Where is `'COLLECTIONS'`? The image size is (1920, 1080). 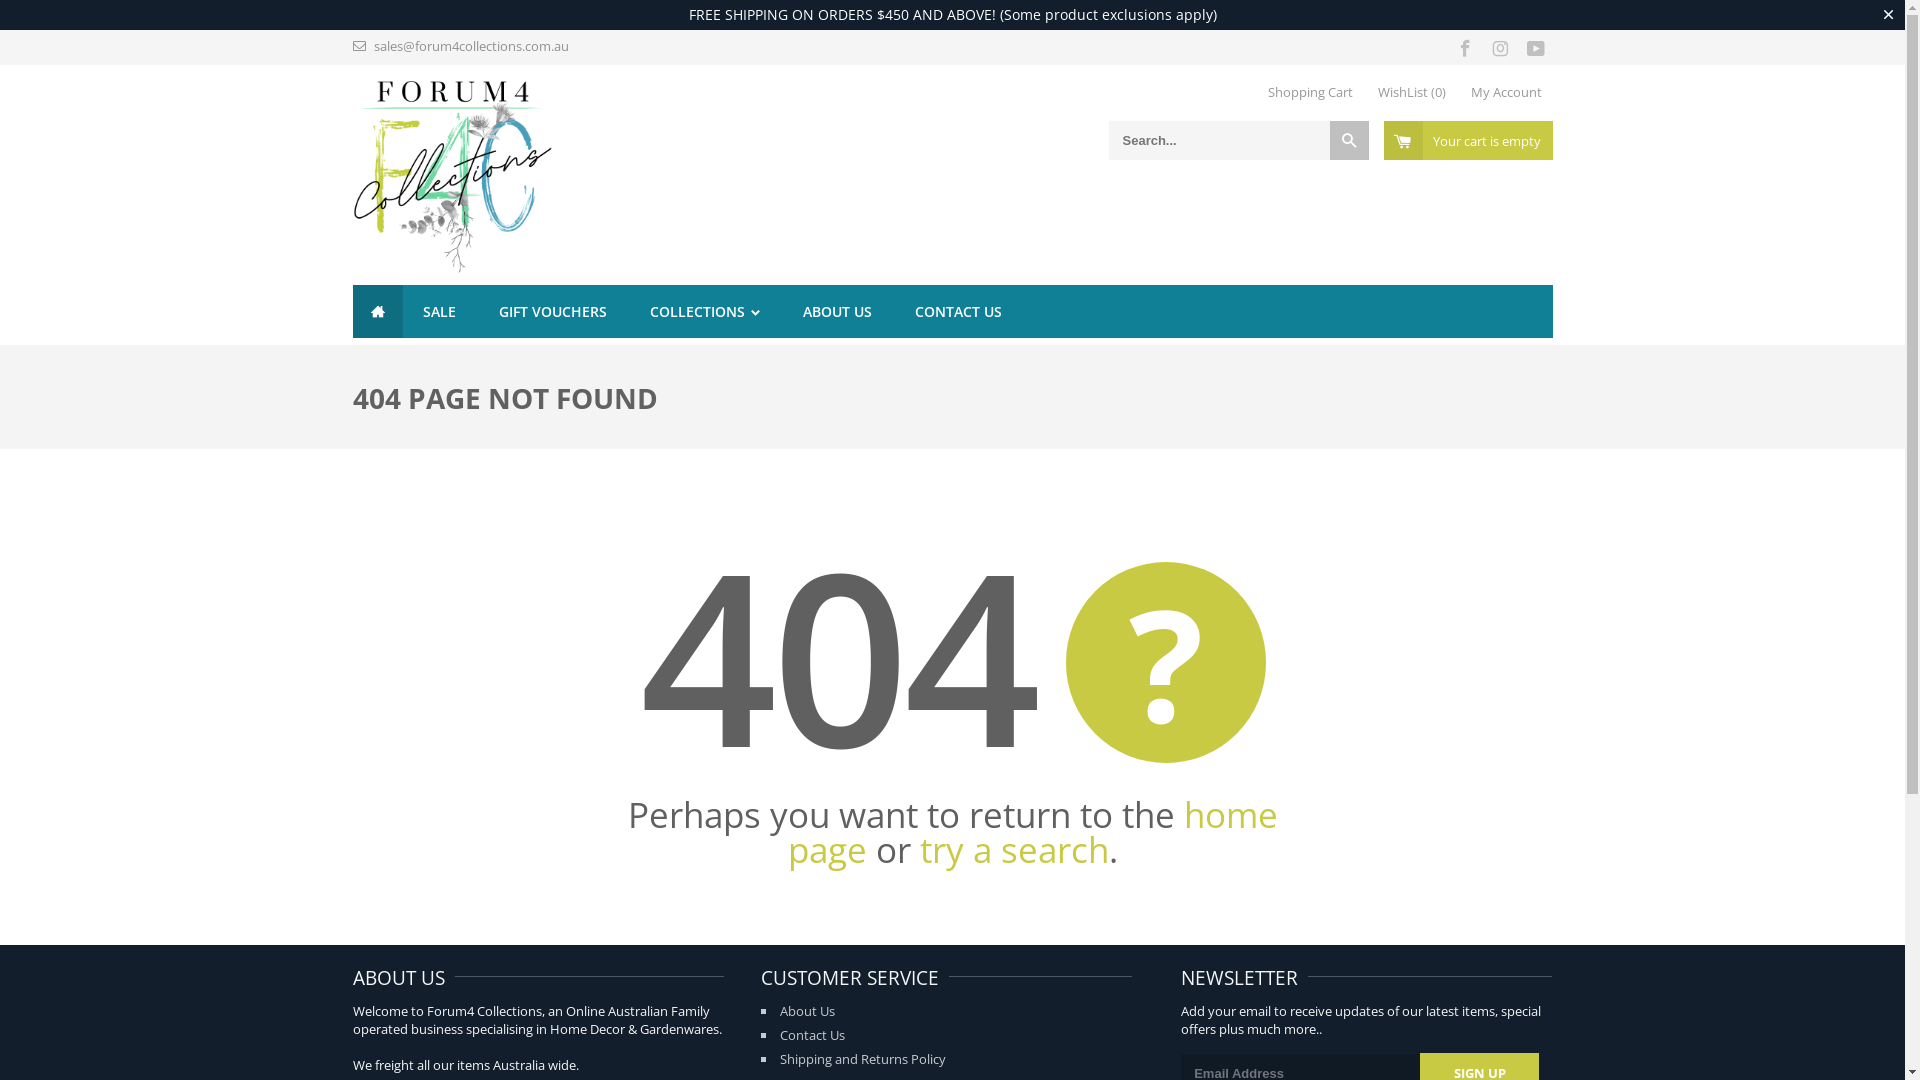
'COLLECTIONS' is located at coordinates (705, 311).